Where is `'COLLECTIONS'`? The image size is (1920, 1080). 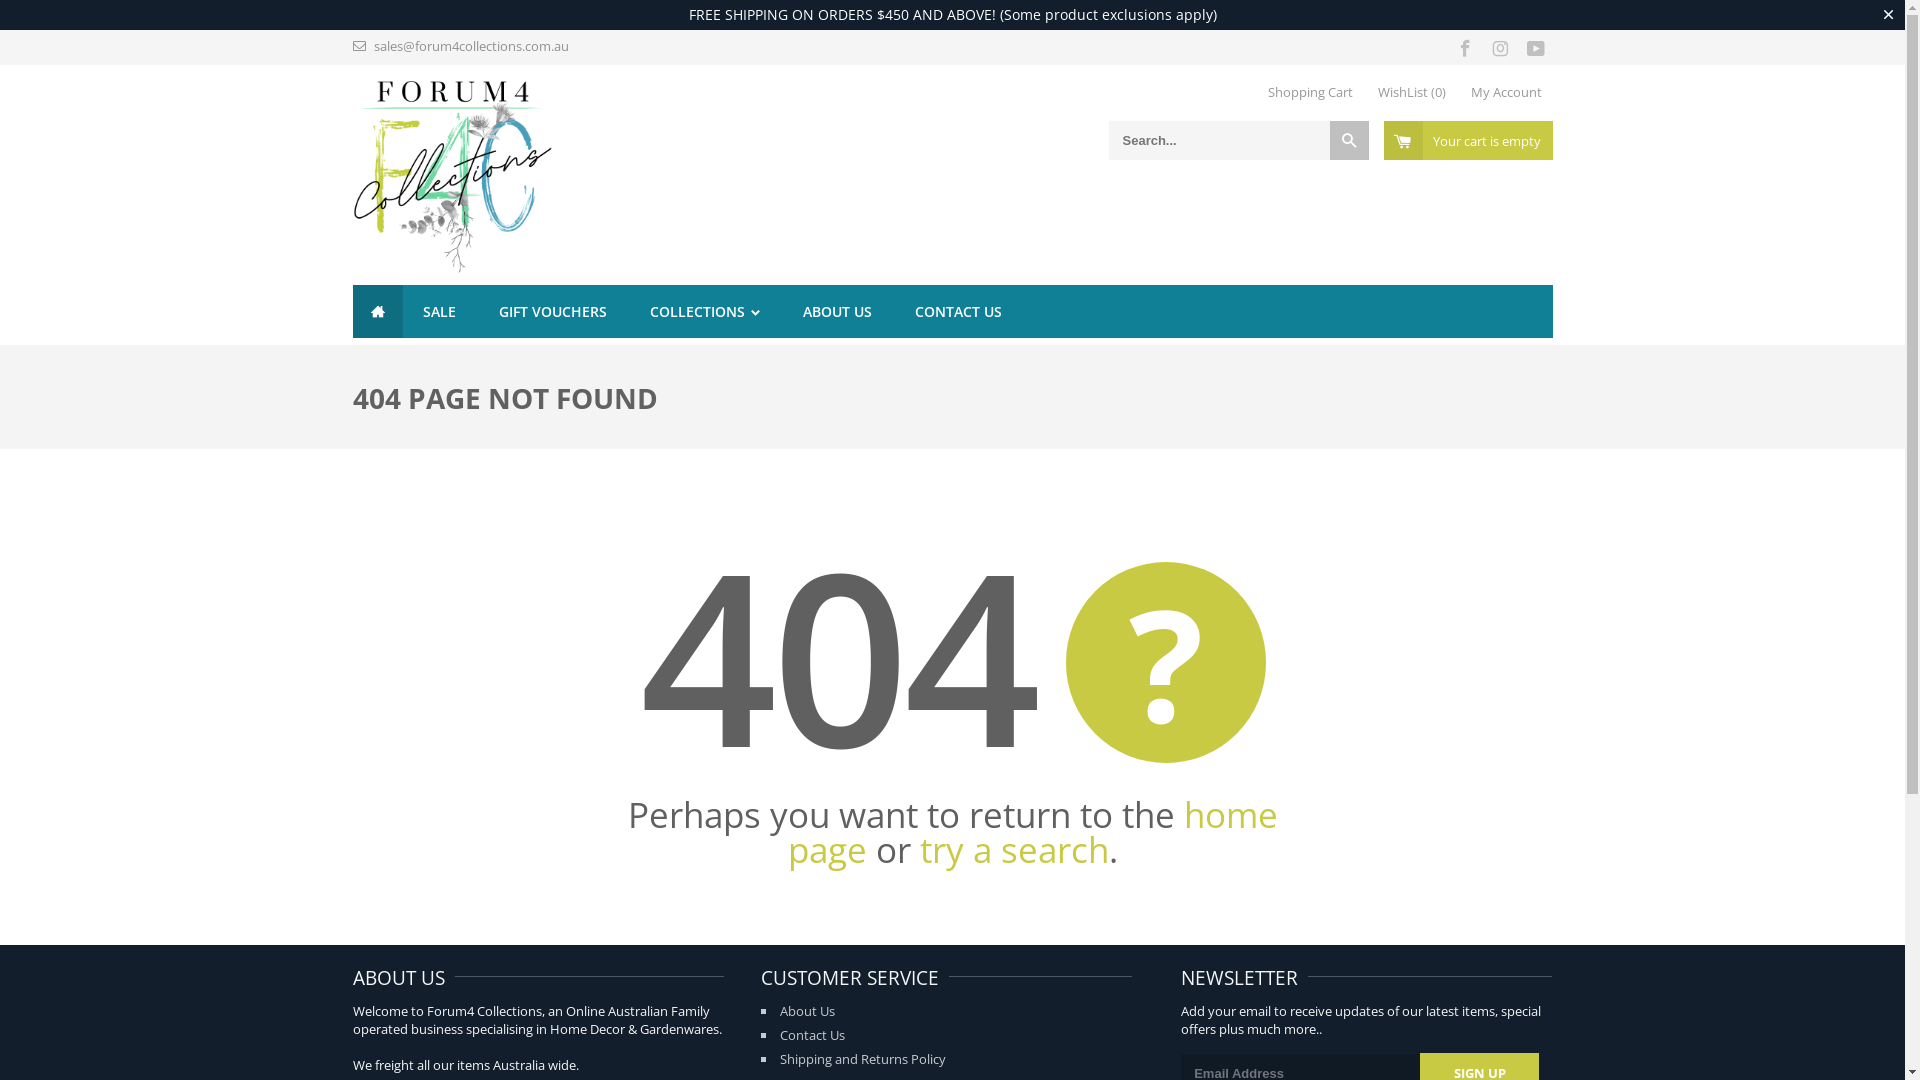
'COLLECTIONS' is located at coordinates (705, 311).